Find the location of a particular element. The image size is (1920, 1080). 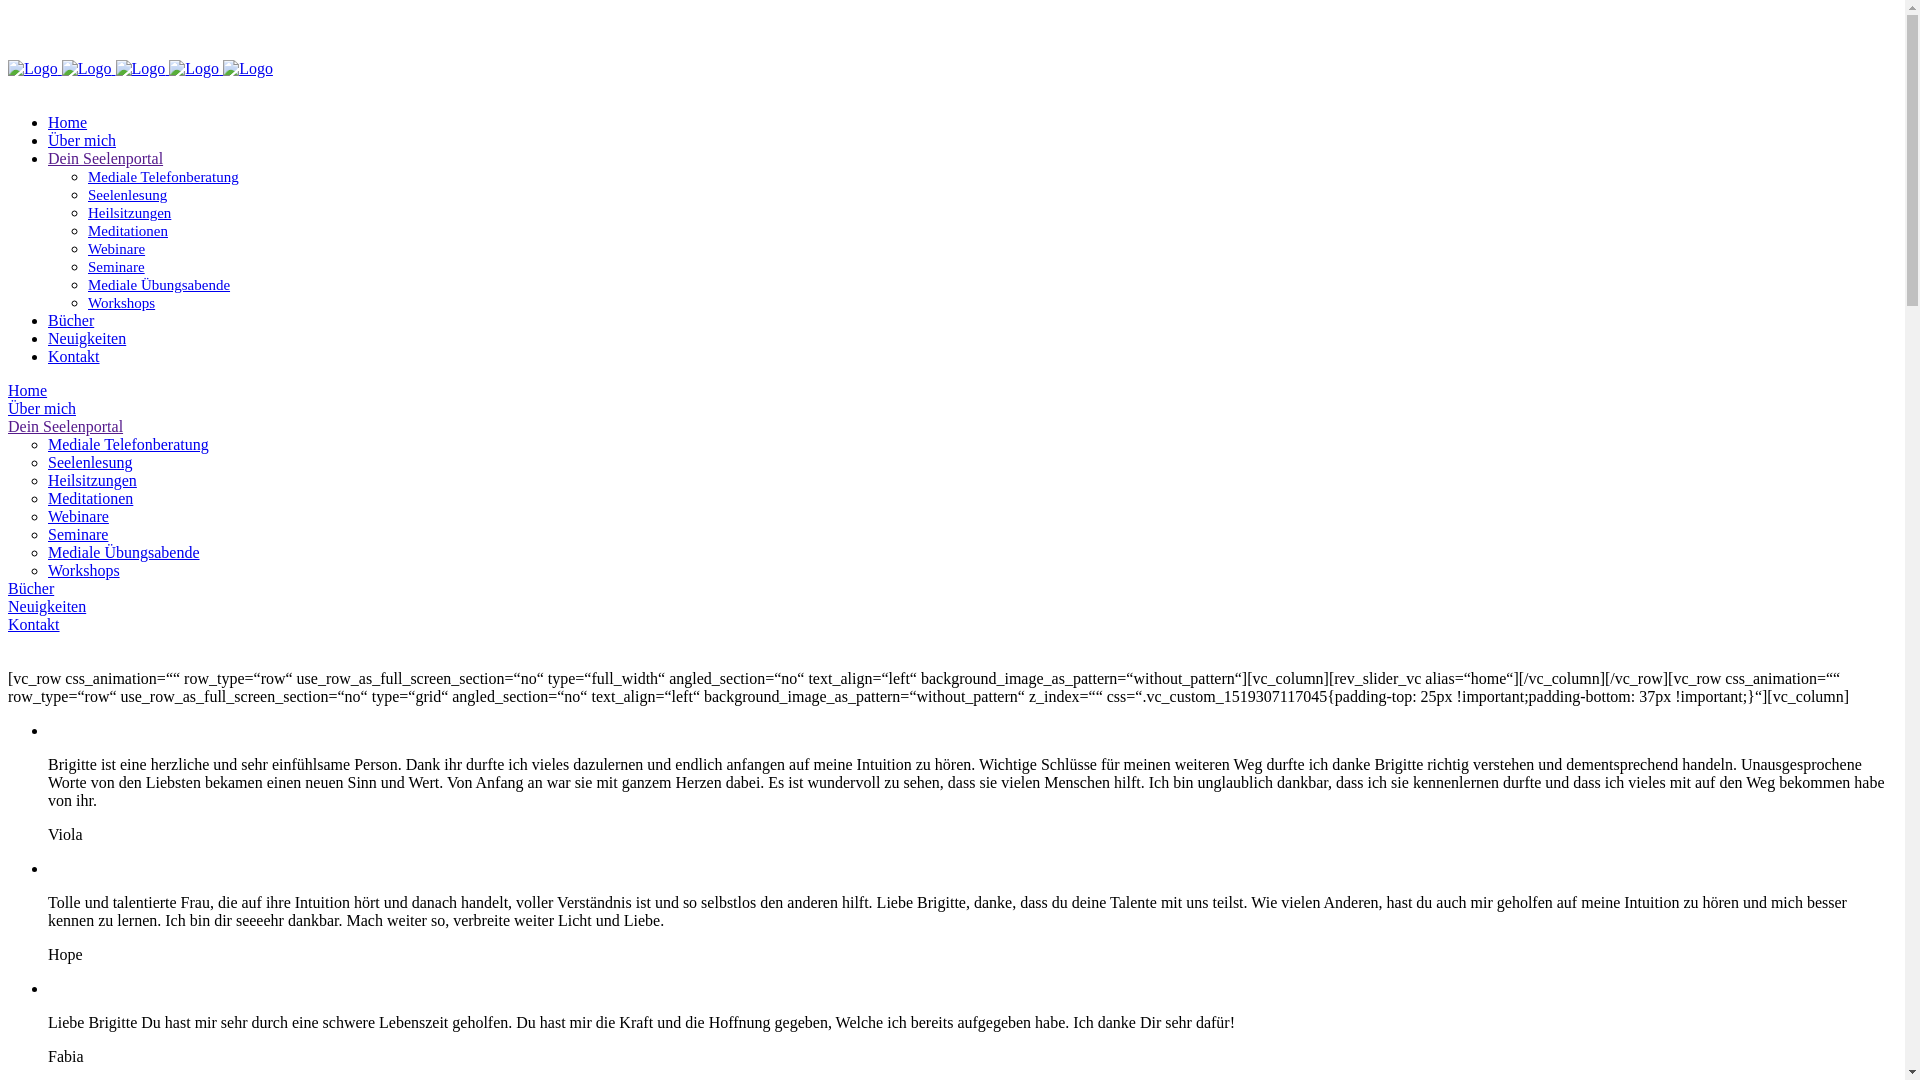

'Neuigkeiten' is located at coordinates (47, 605).